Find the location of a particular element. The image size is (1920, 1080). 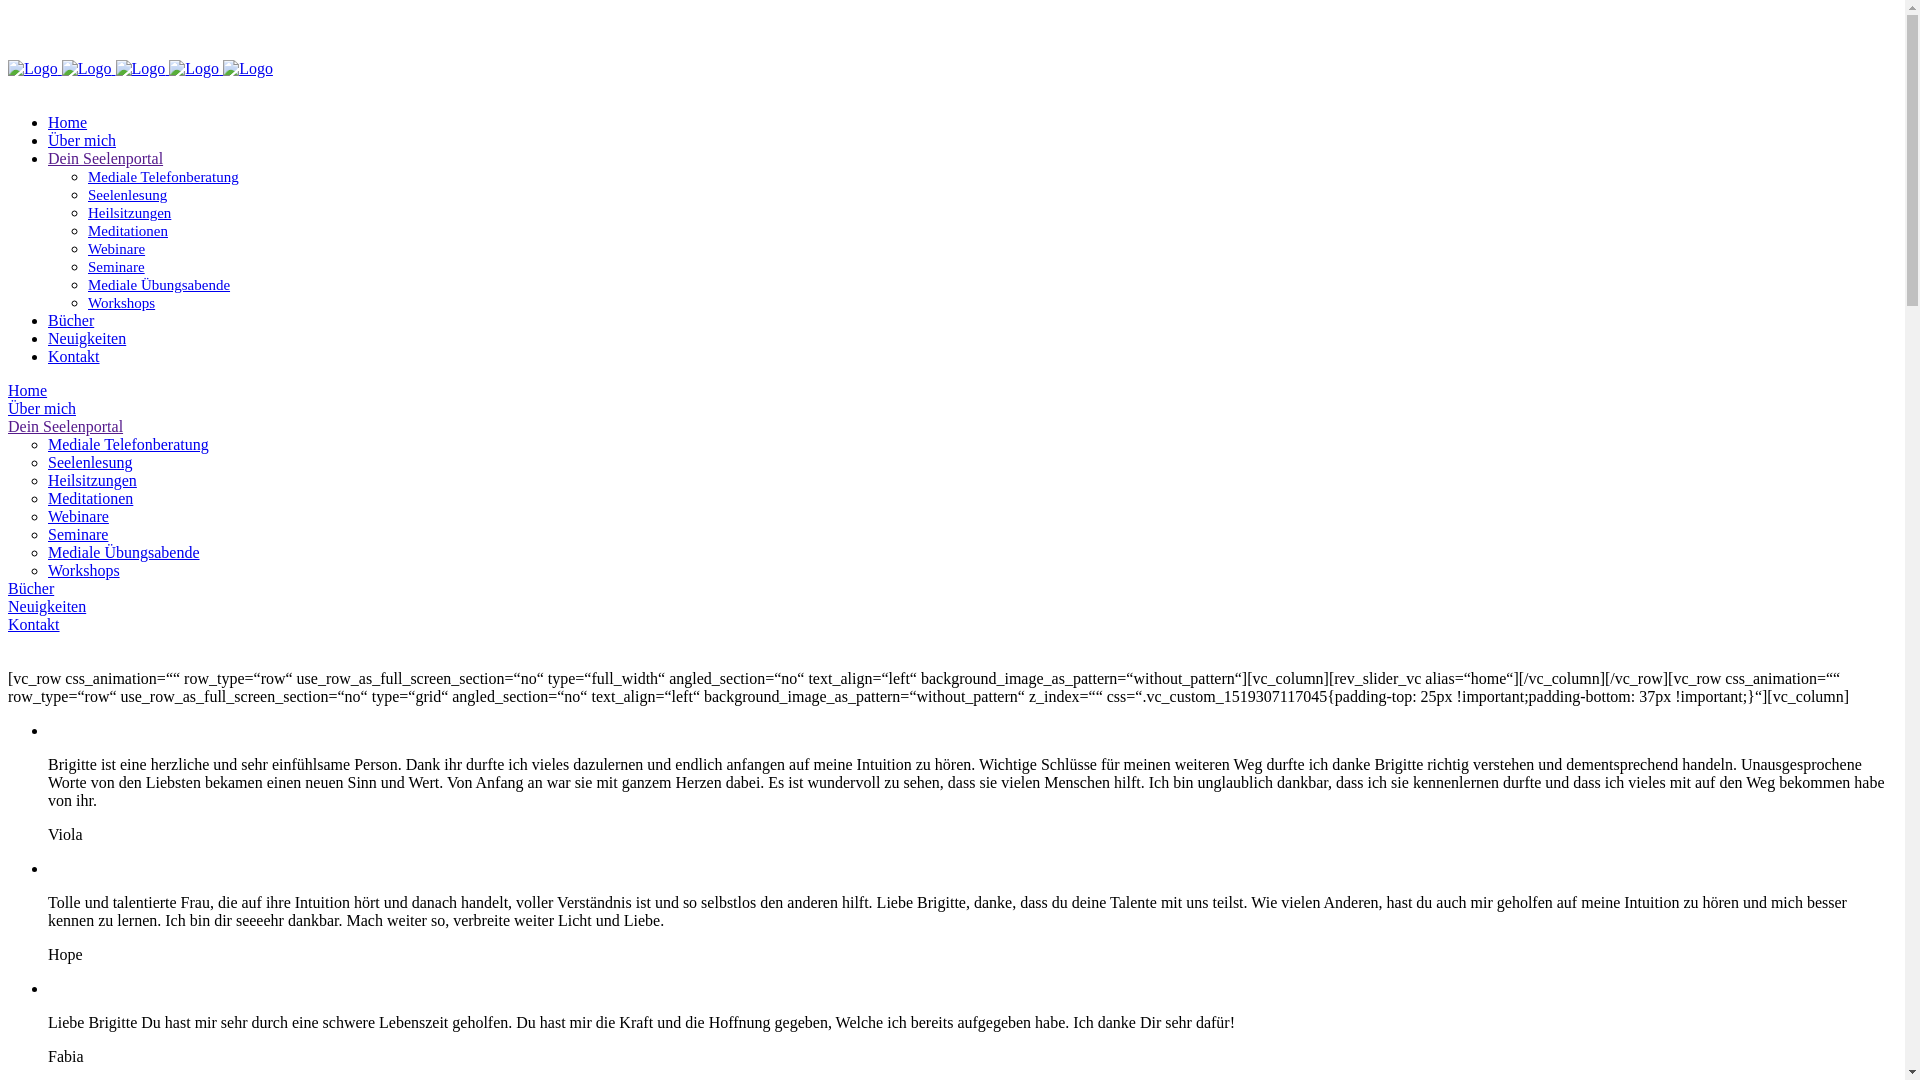

'Neuigkeiten' is located at coordinates (47, 605).